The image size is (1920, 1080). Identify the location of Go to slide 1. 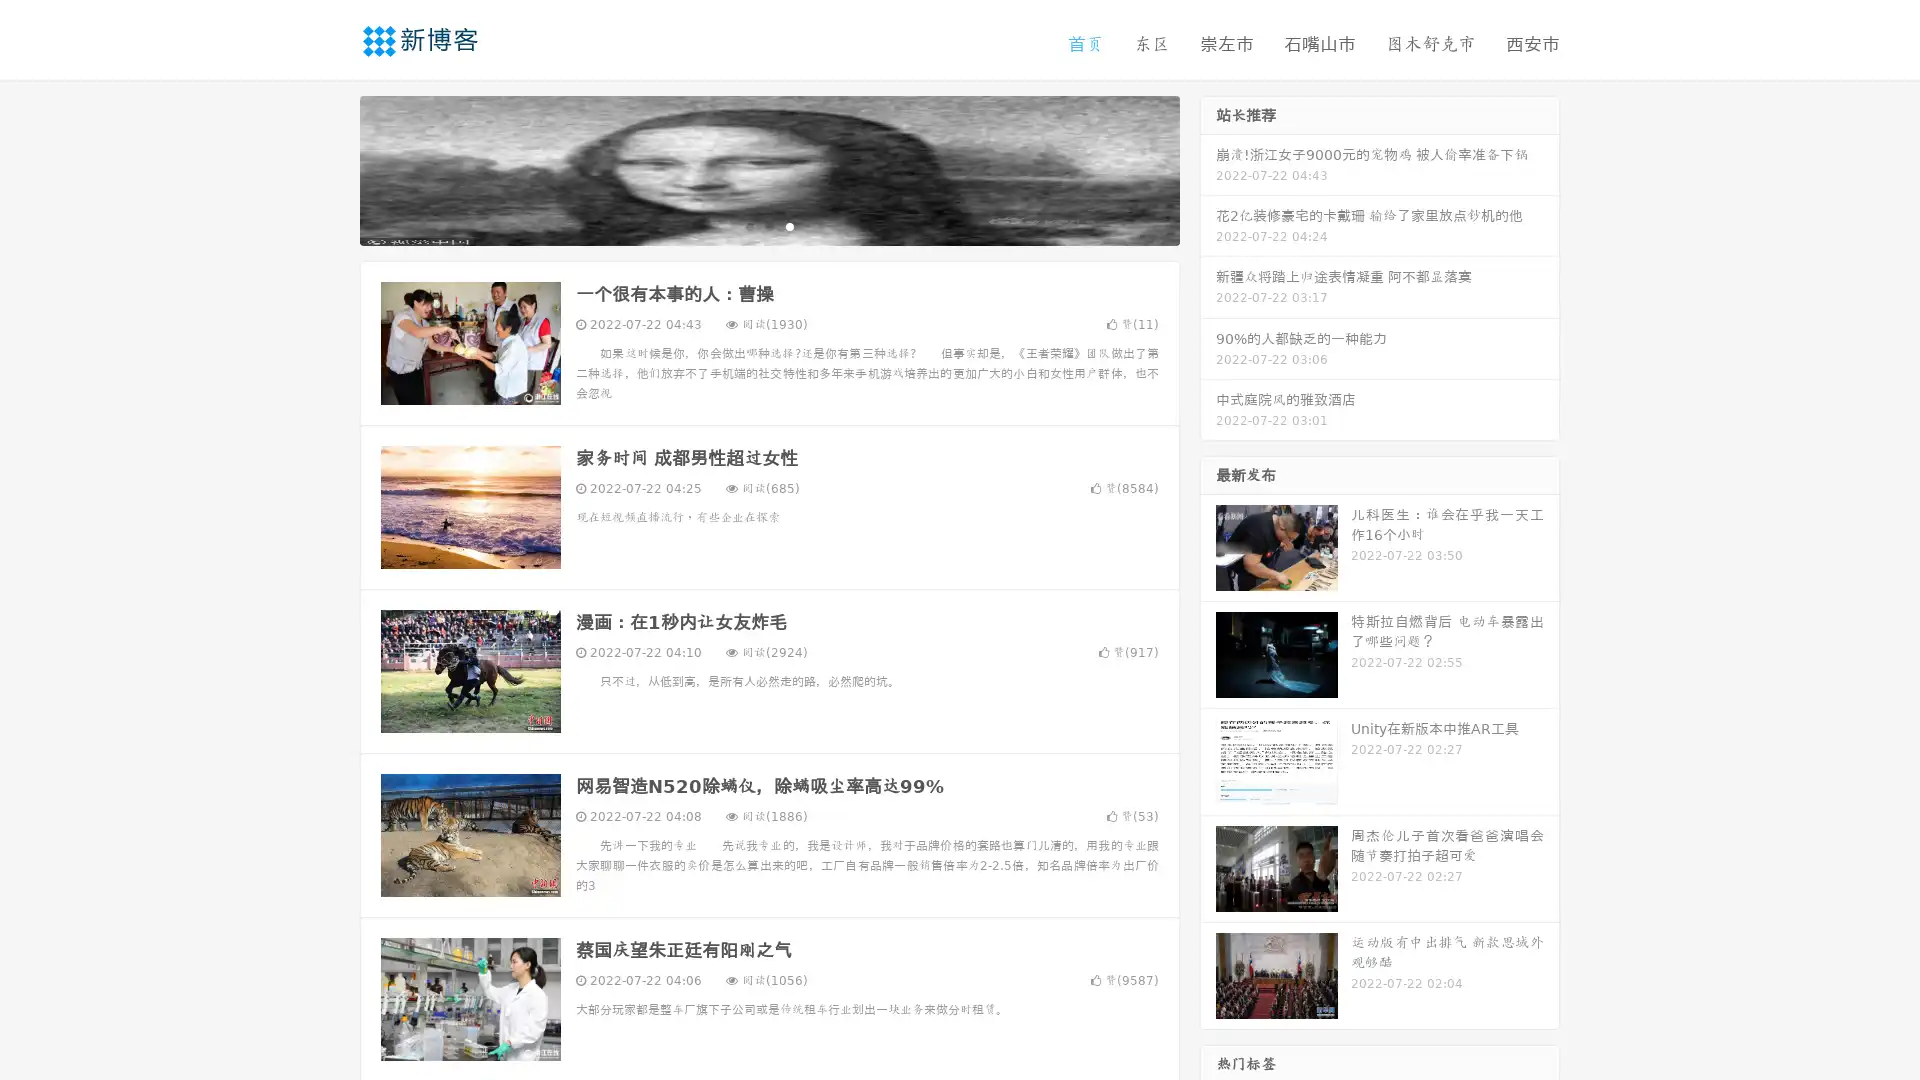
(748, 225).